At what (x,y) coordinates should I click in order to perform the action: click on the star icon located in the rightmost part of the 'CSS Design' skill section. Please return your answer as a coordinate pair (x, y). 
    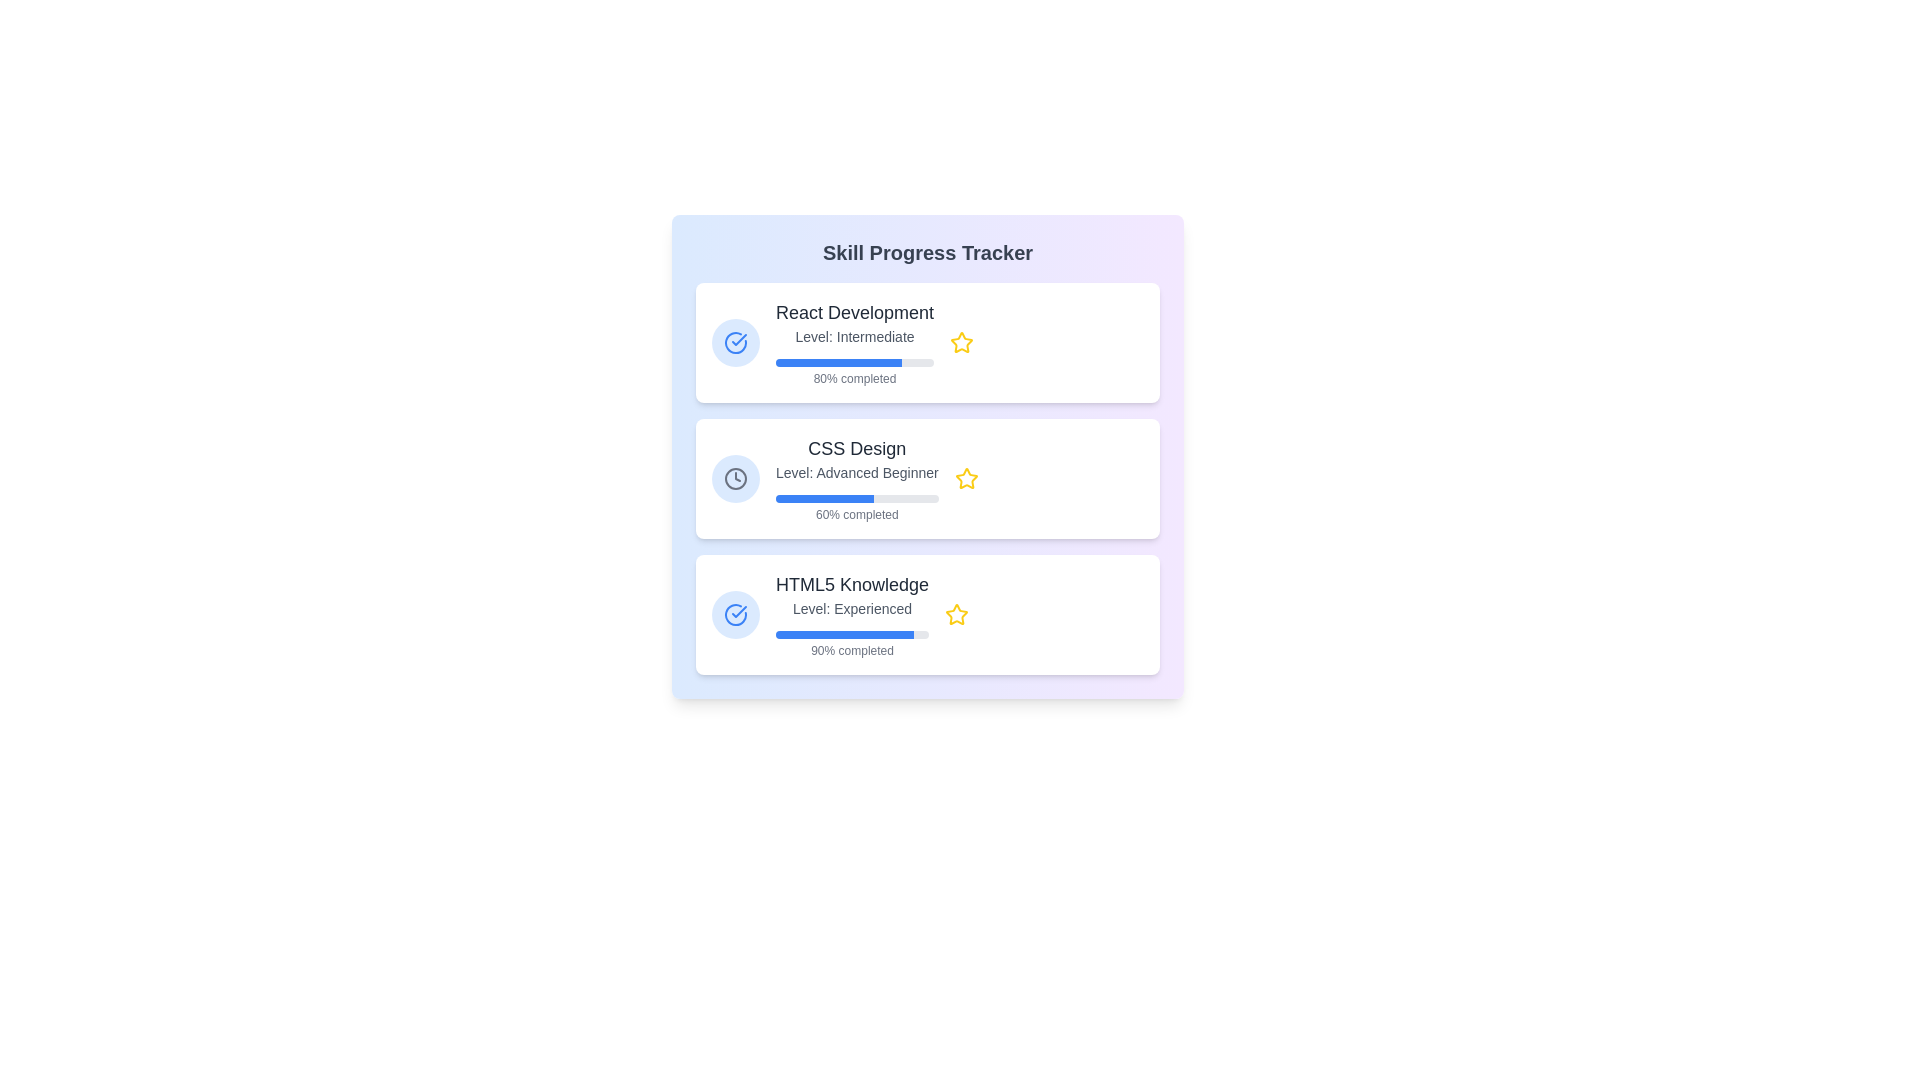
    Looking at the image, I should click on (966, 478).